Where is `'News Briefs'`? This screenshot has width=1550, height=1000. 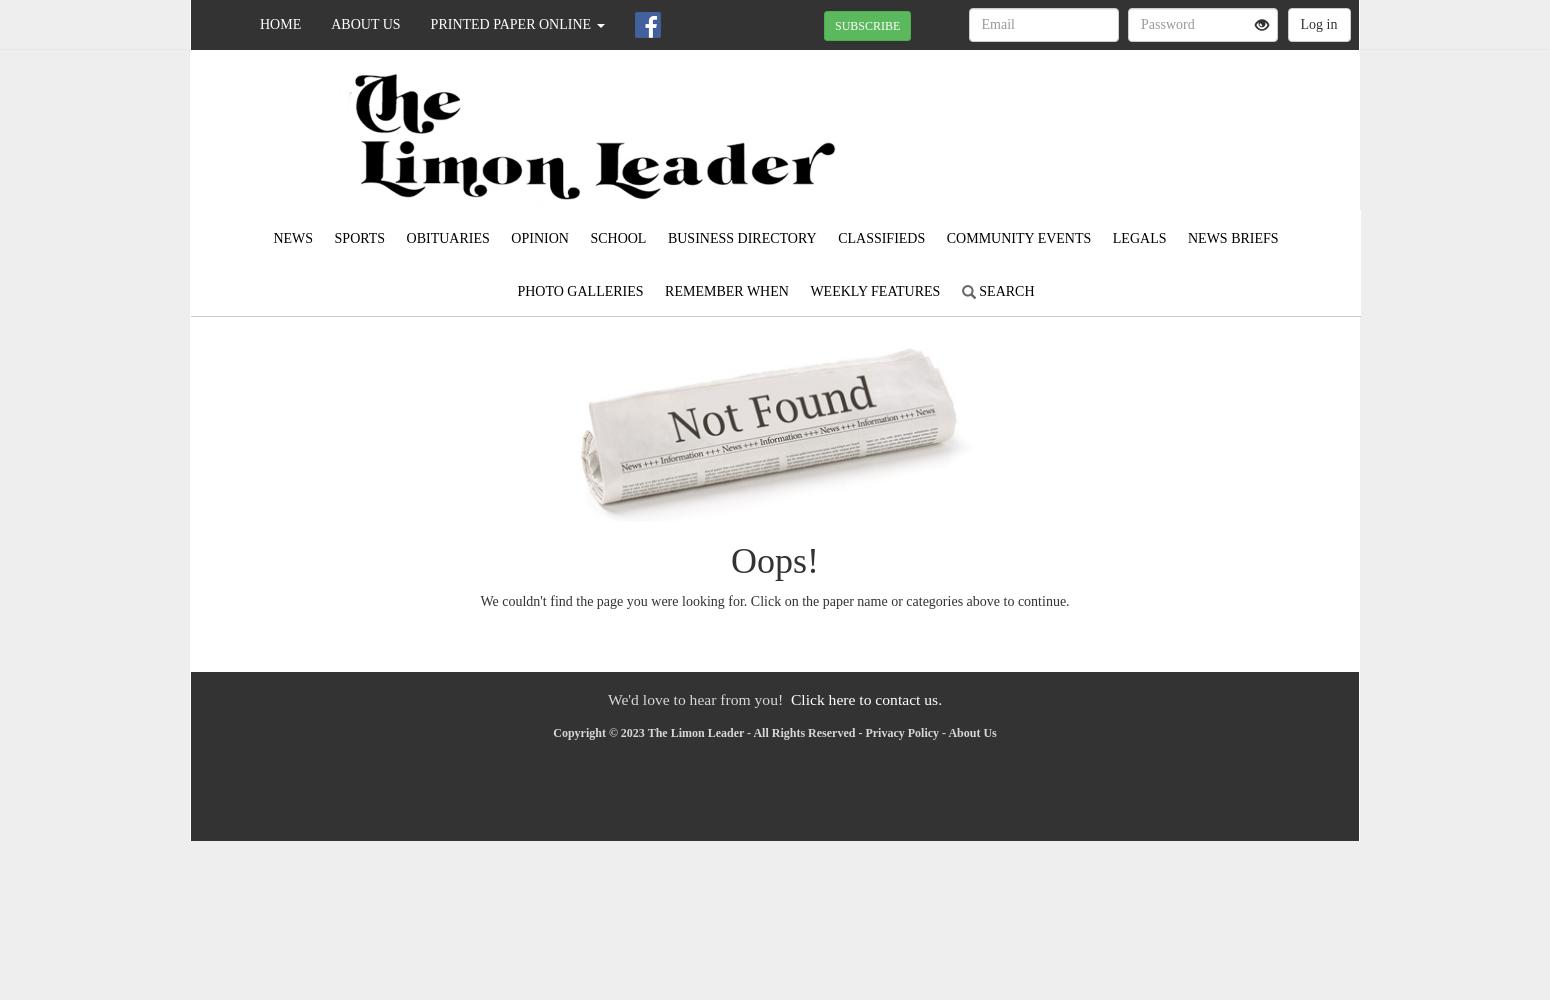
'News Briefs' is located at coordinates (1232, 237).